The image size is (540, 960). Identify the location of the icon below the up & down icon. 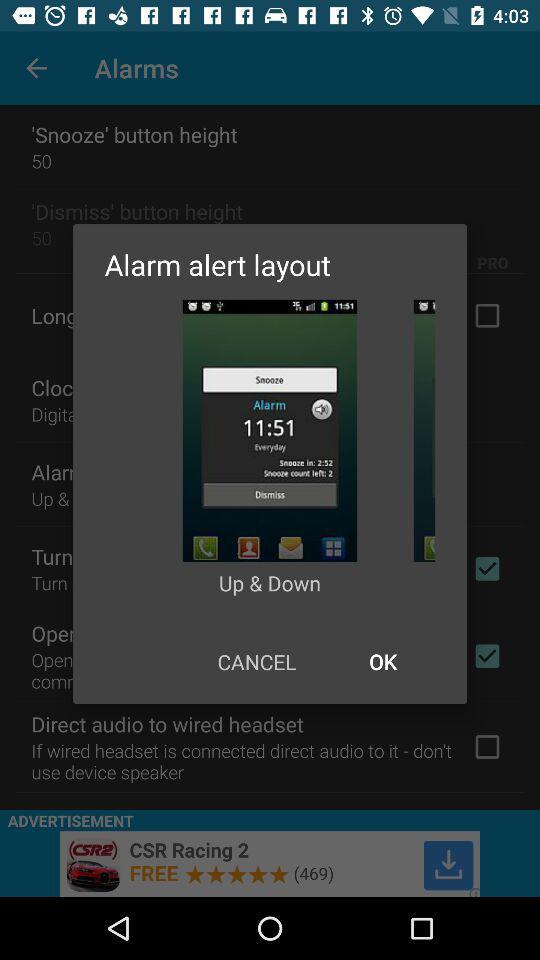
(382, 661).